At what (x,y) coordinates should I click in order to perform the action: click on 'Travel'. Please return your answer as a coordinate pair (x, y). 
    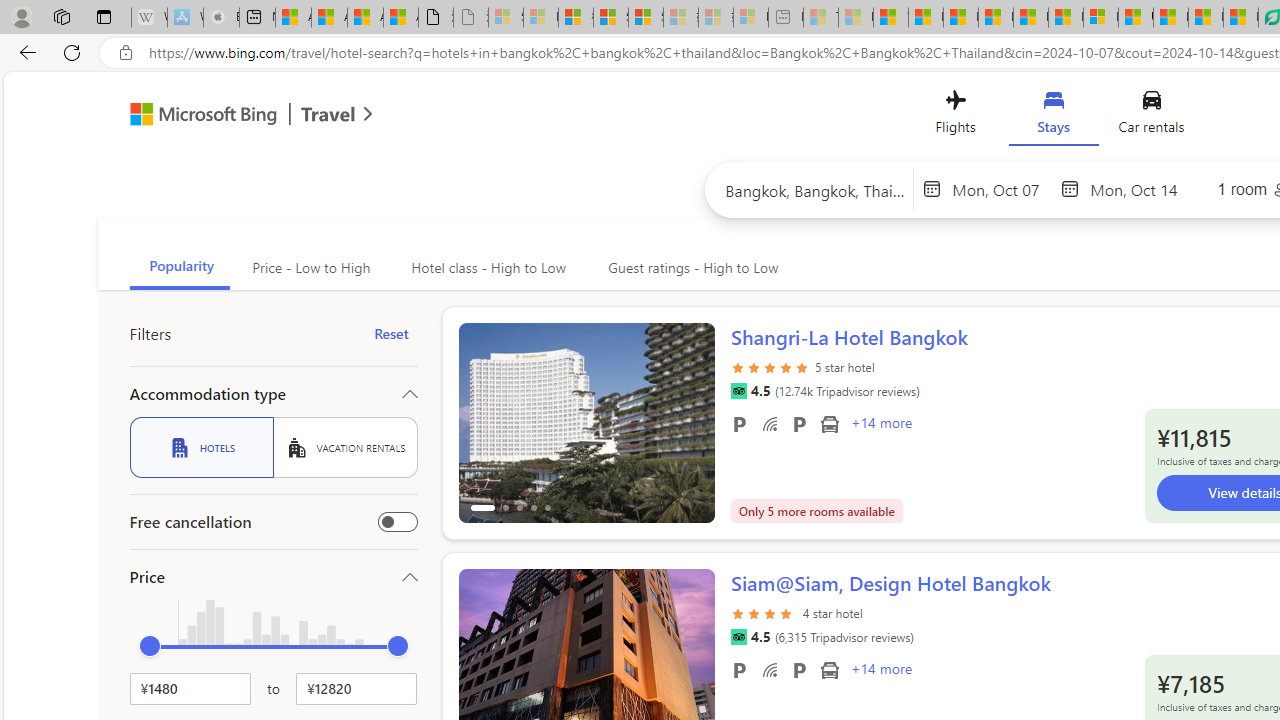
    Looking at the image, I should click on (328, 117).